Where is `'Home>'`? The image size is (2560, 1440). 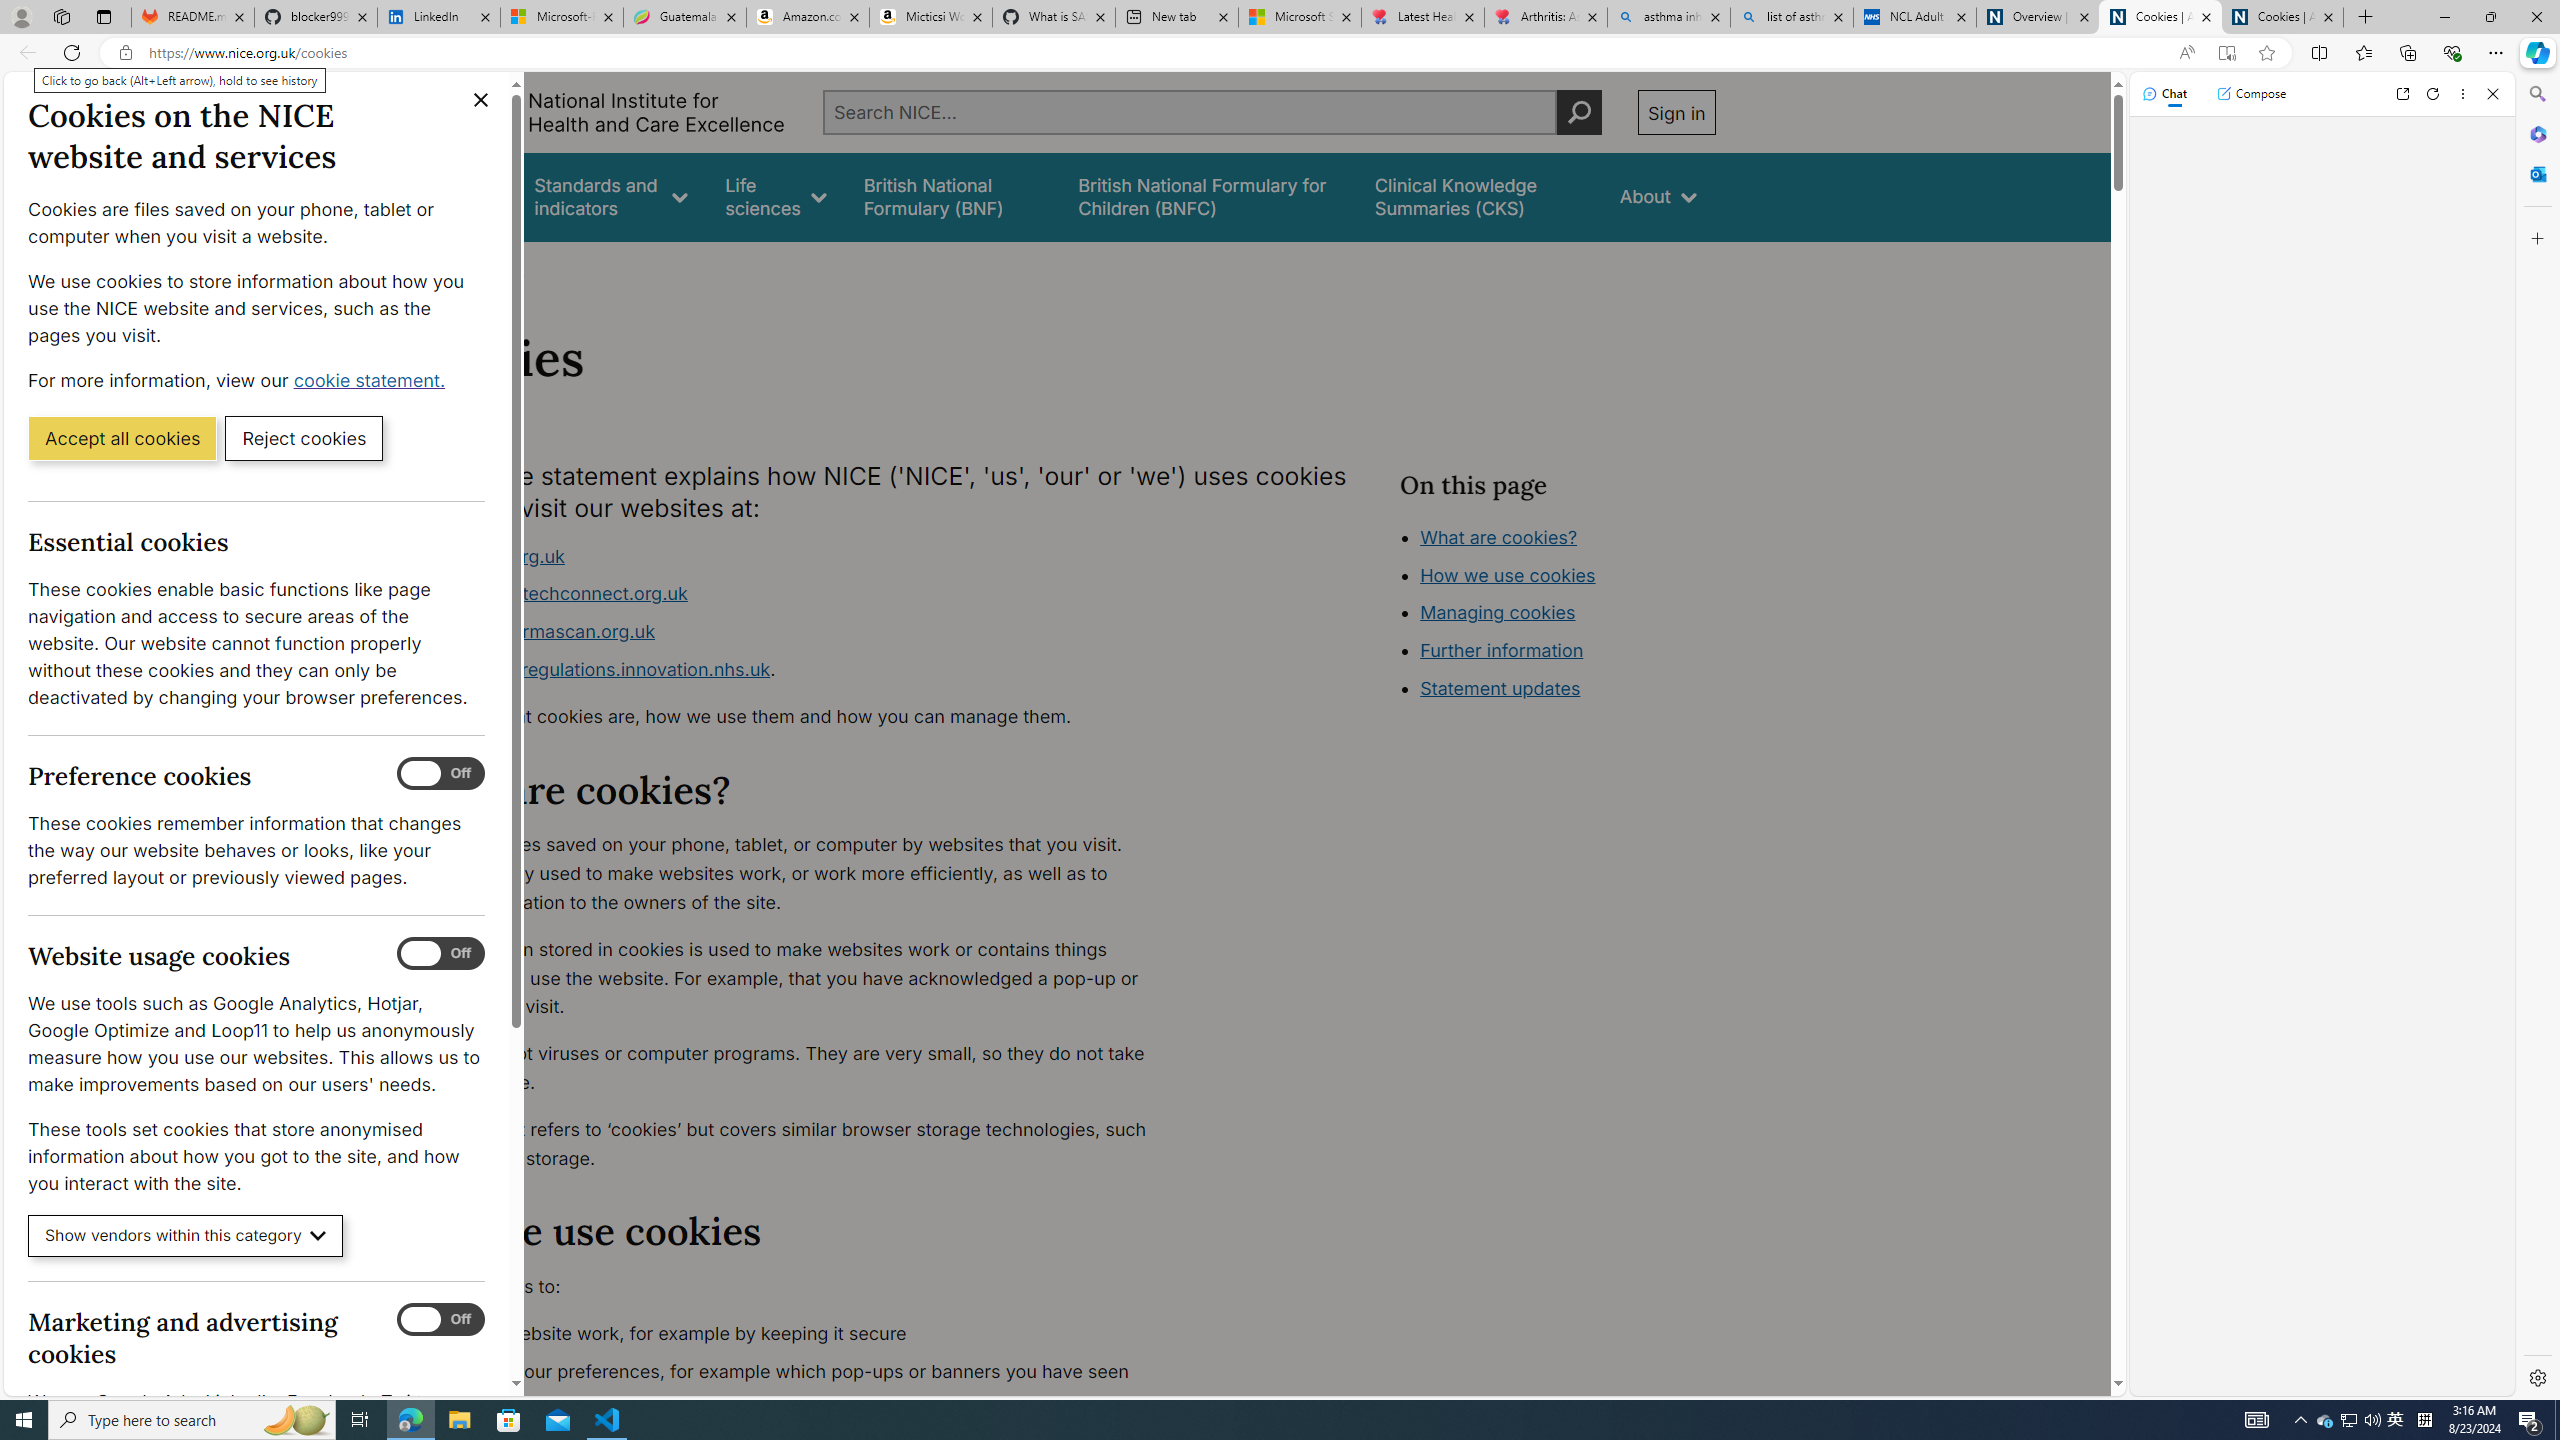 'Home>' is located at coordinates (432, 268).